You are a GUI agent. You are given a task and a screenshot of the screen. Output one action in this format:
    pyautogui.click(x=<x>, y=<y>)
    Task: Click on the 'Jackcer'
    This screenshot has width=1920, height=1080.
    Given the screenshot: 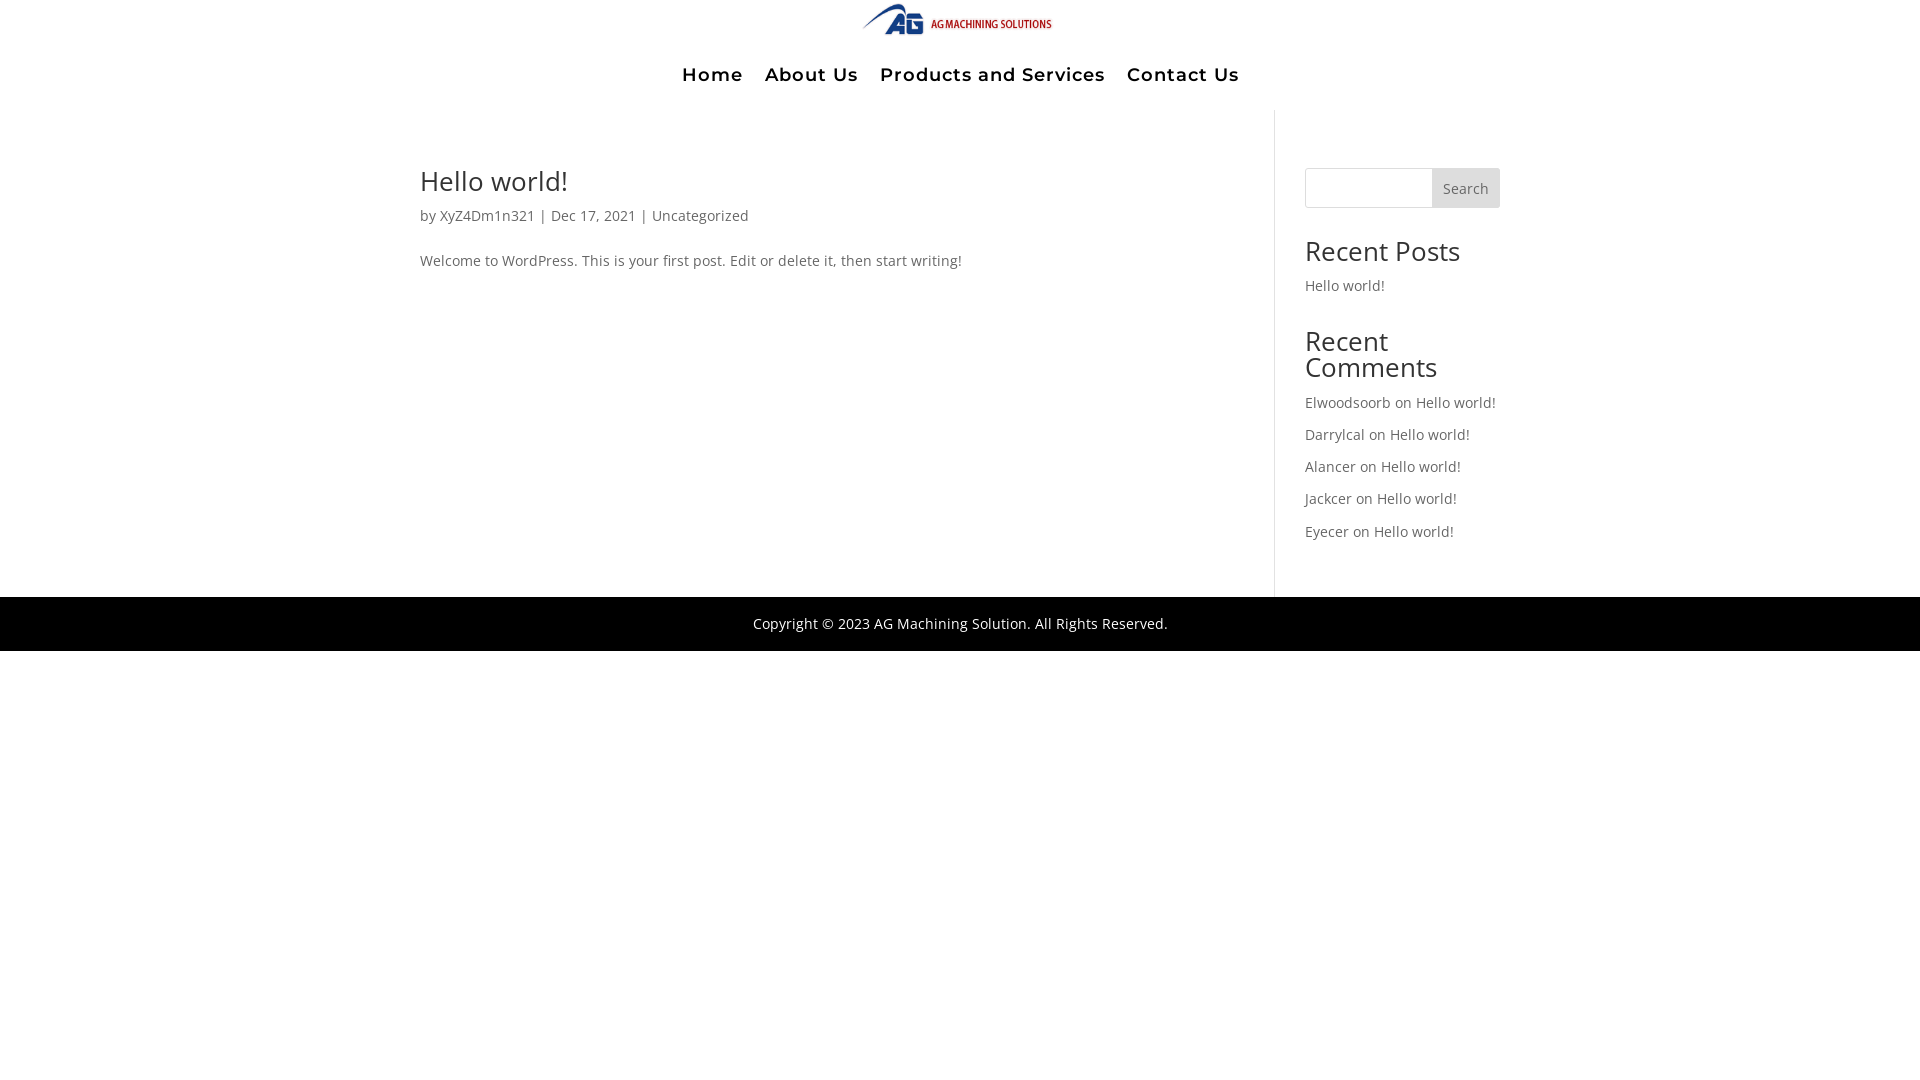 What is the action you would take?
    pyautogui.click(x=1305, y=497)
    